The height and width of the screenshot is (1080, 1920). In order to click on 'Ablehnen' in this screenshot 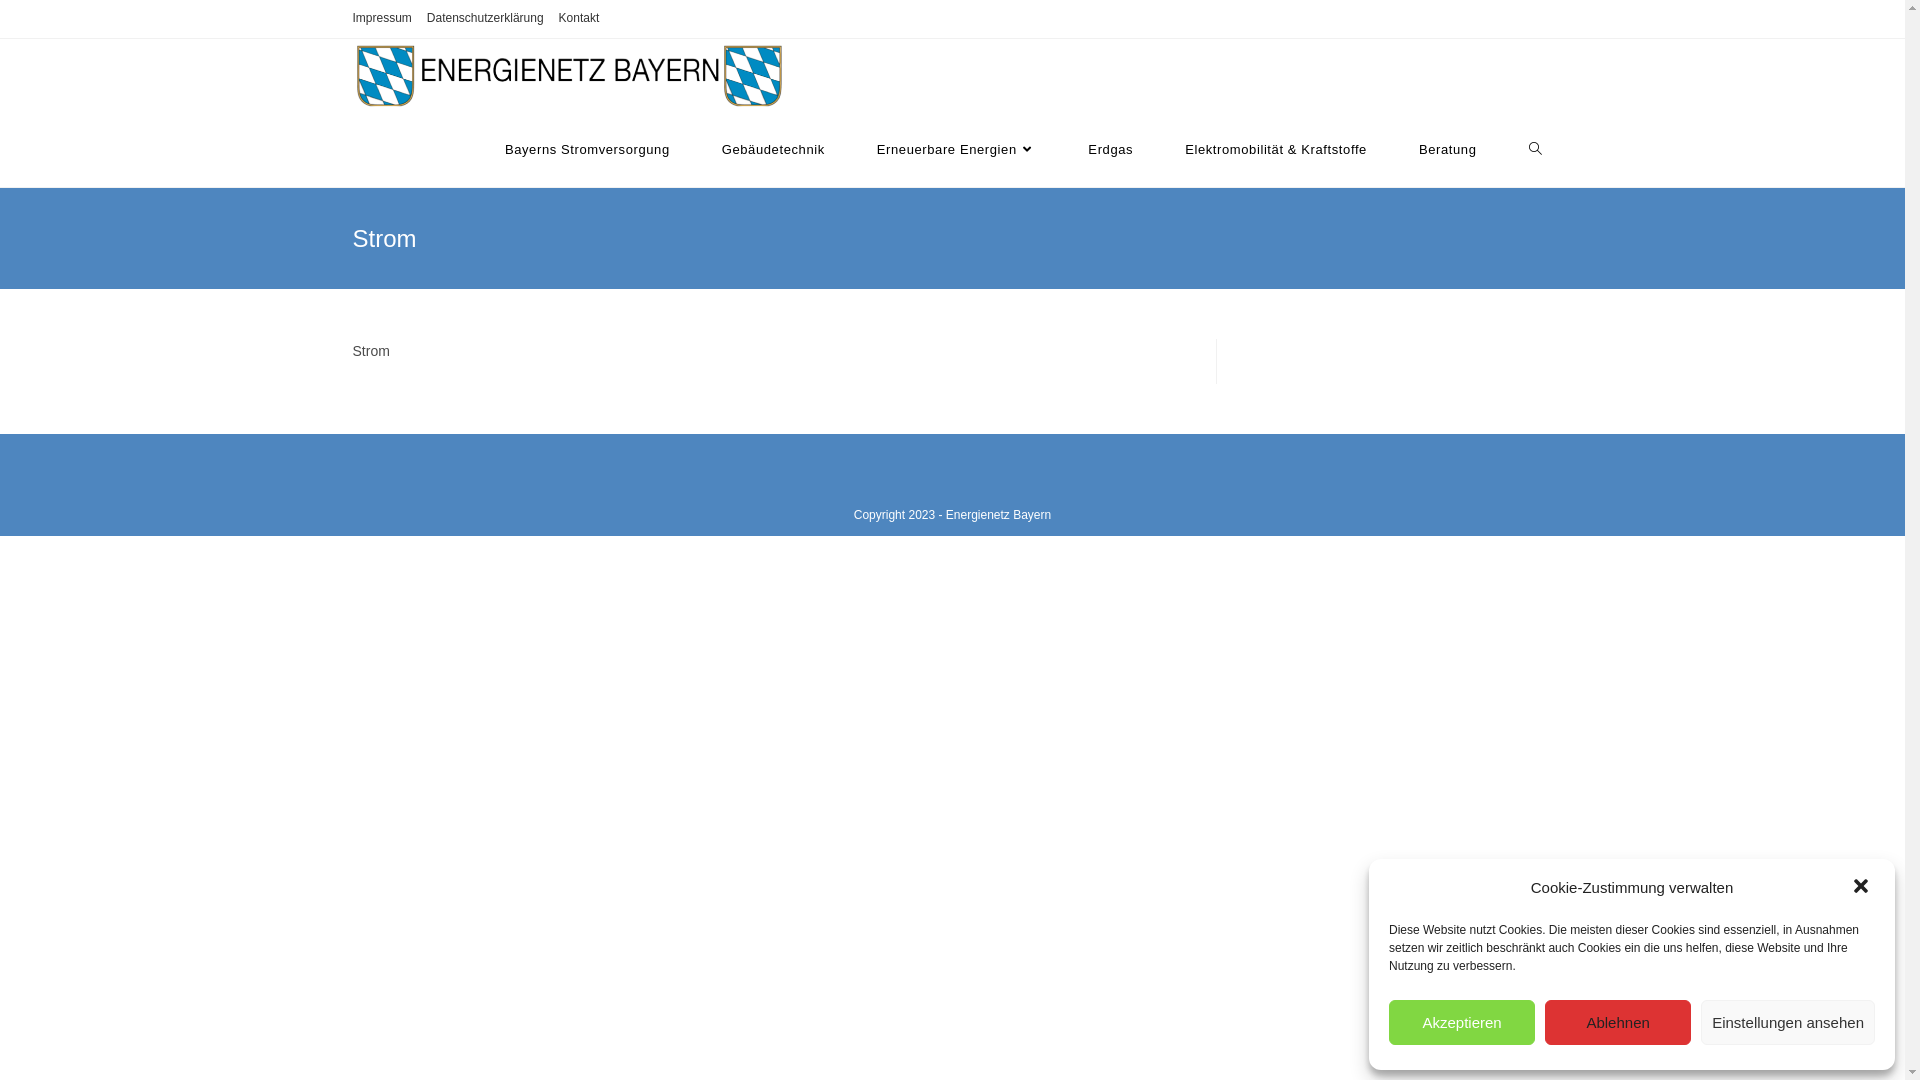, I will do `click(1617, 1022)`.